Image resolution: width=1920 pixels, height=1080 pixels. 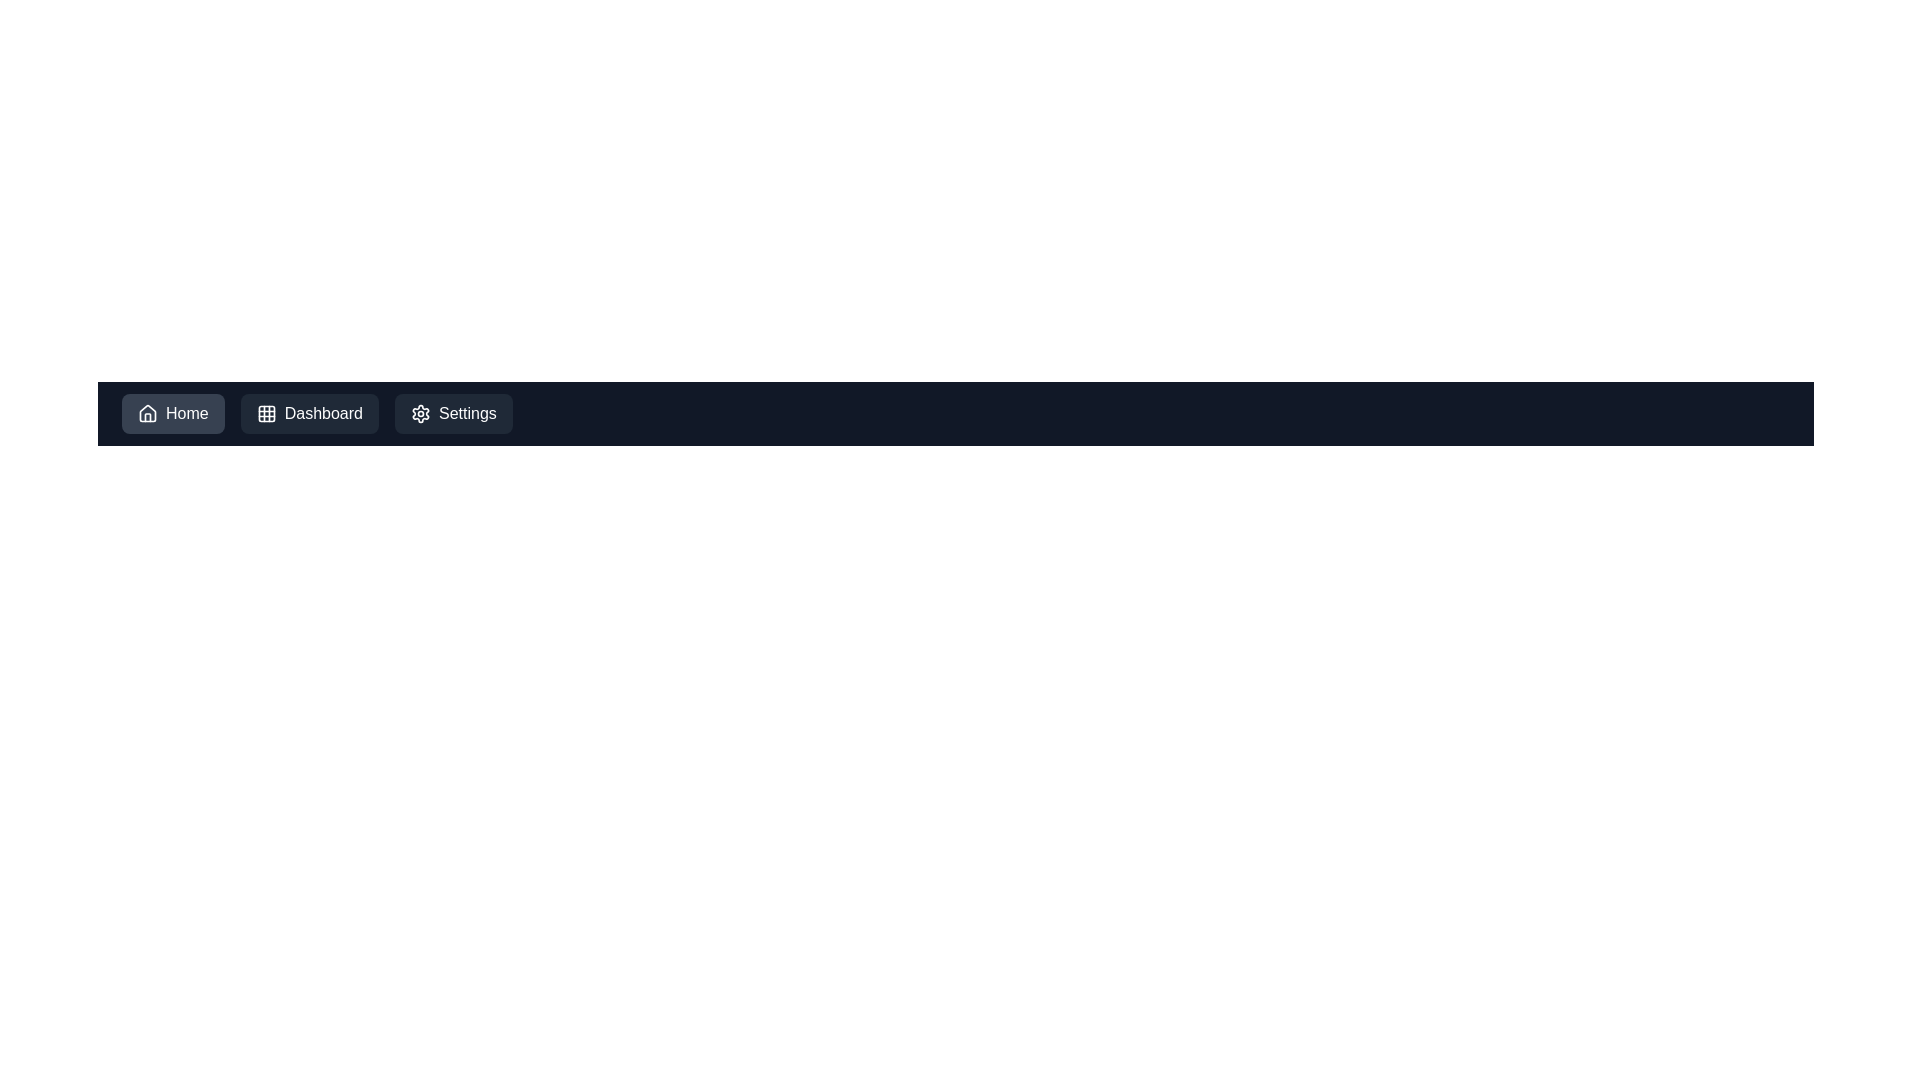 I want to click on the small grid icon located to the immediate left of the 'Dashboard' text in the horizontally arranged menu bar, so click(x=265, y=412).